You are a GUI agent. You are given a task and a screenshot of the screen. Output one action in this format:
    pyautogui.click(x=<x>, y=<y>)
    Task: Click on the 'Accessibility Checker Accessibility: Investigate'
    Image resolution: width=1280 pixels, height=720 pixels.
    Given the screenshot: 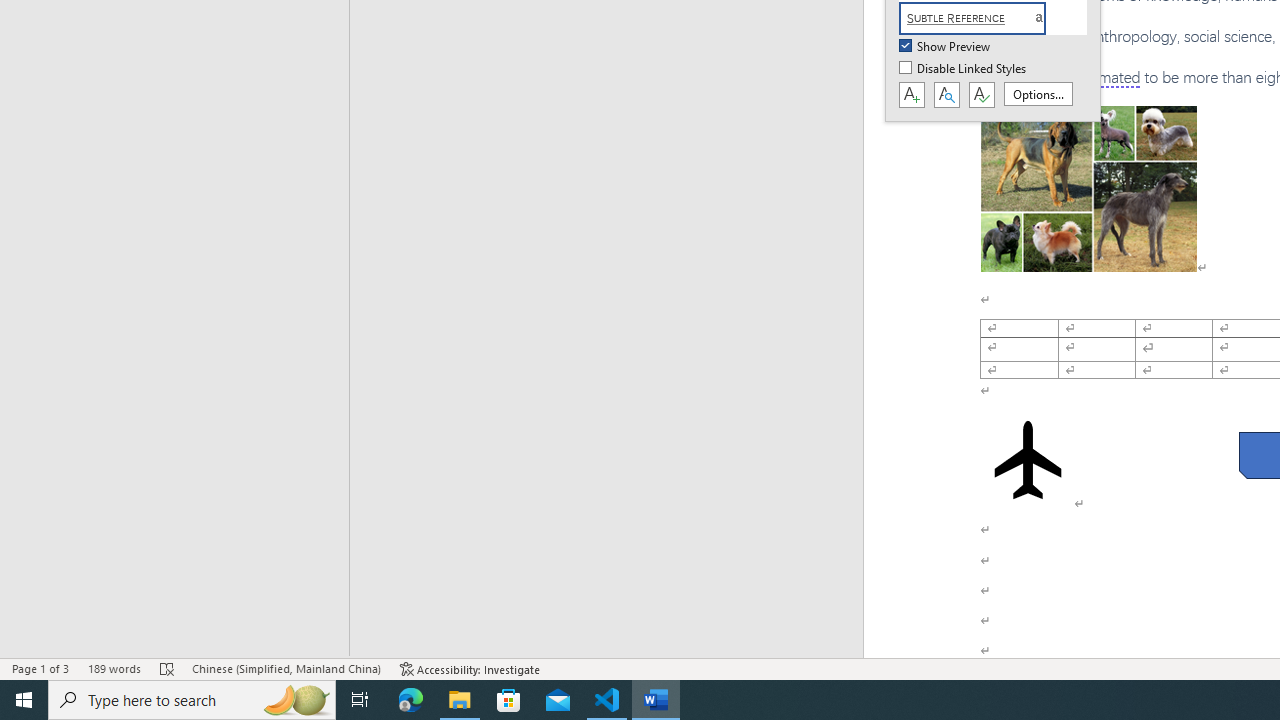 What is the action you would take?
    pyautogui.click(x=469, y=669)
    